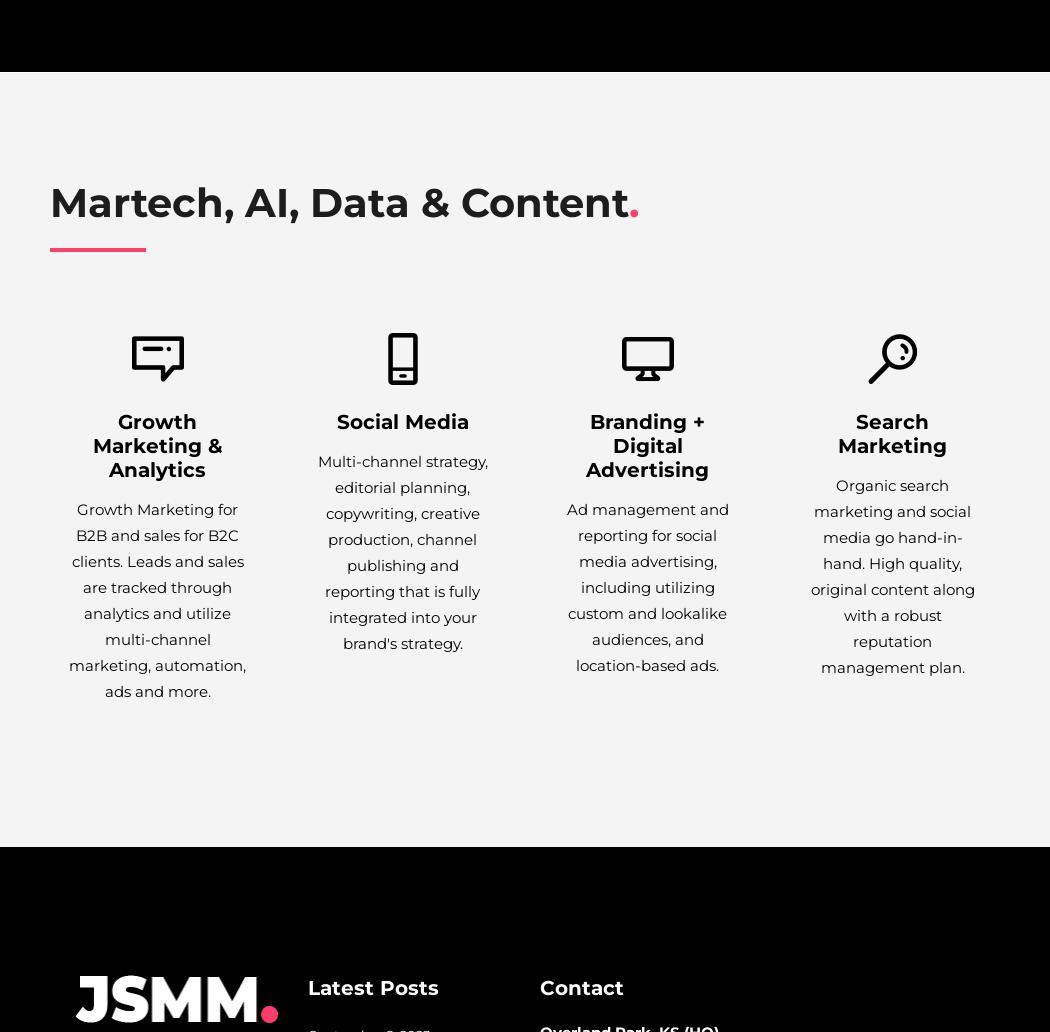 The width and height of the screenshot is (1050, 1032). I want to click on 'Multi-channel strategy, editorial planning, copywriting, creative production, channel publishing and reporting that is fully integrated into your brand's strategy.', so click(402, 552).